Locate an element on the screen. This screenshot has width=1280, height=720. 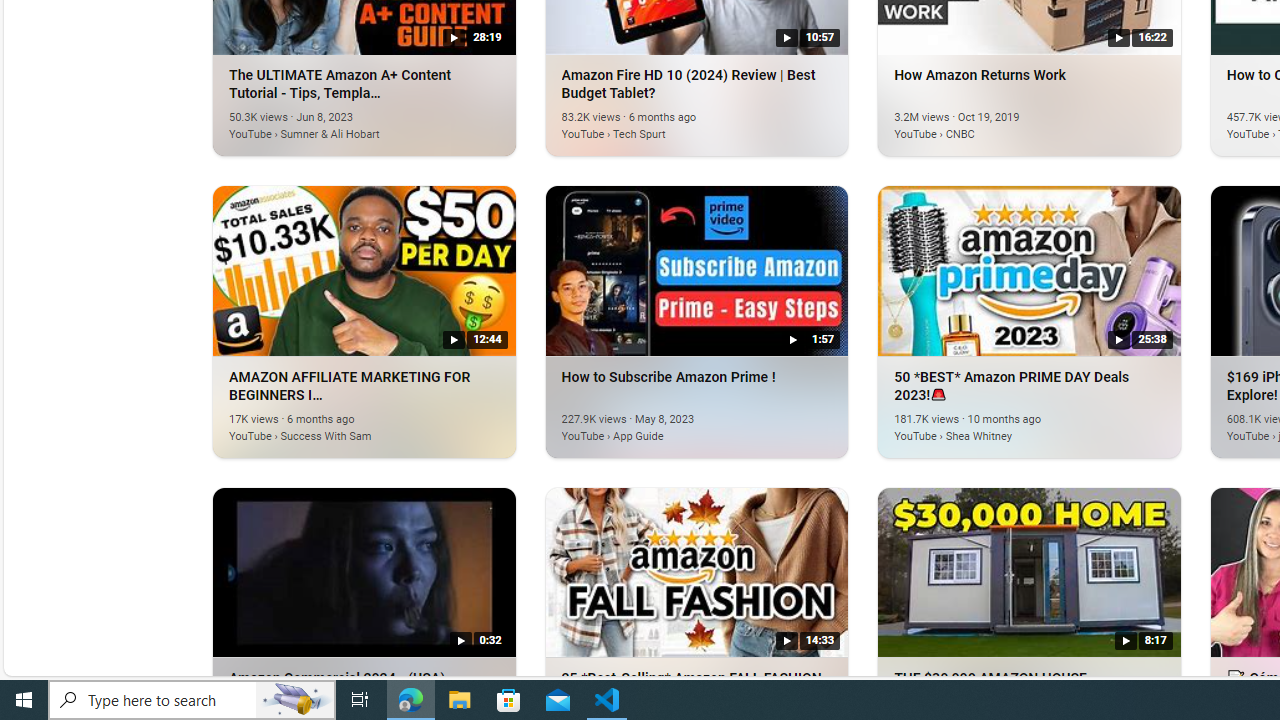
'Amazon Commercial 2024 - (USA)' is located at coordinates (364, 571).